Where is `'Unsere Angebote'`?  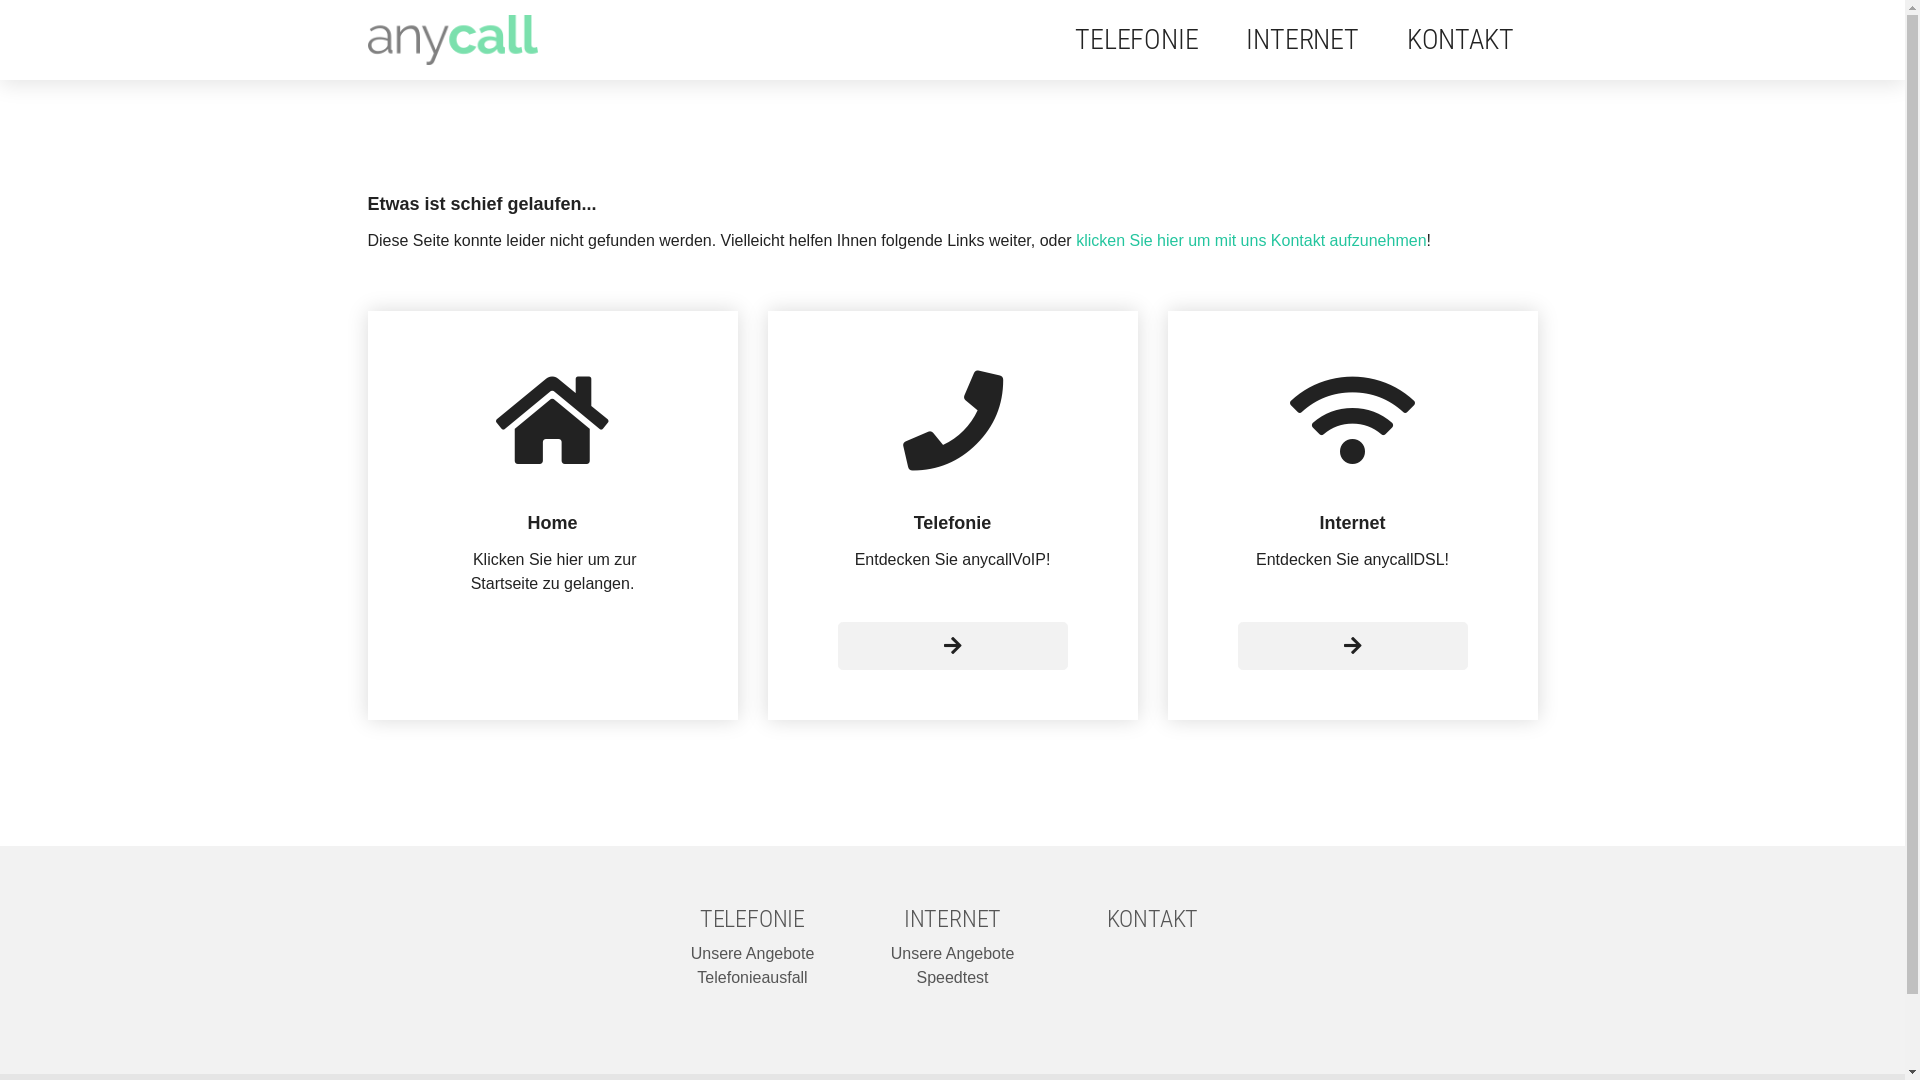 'Unsere Angebote' is located at coordinates (952, 952).